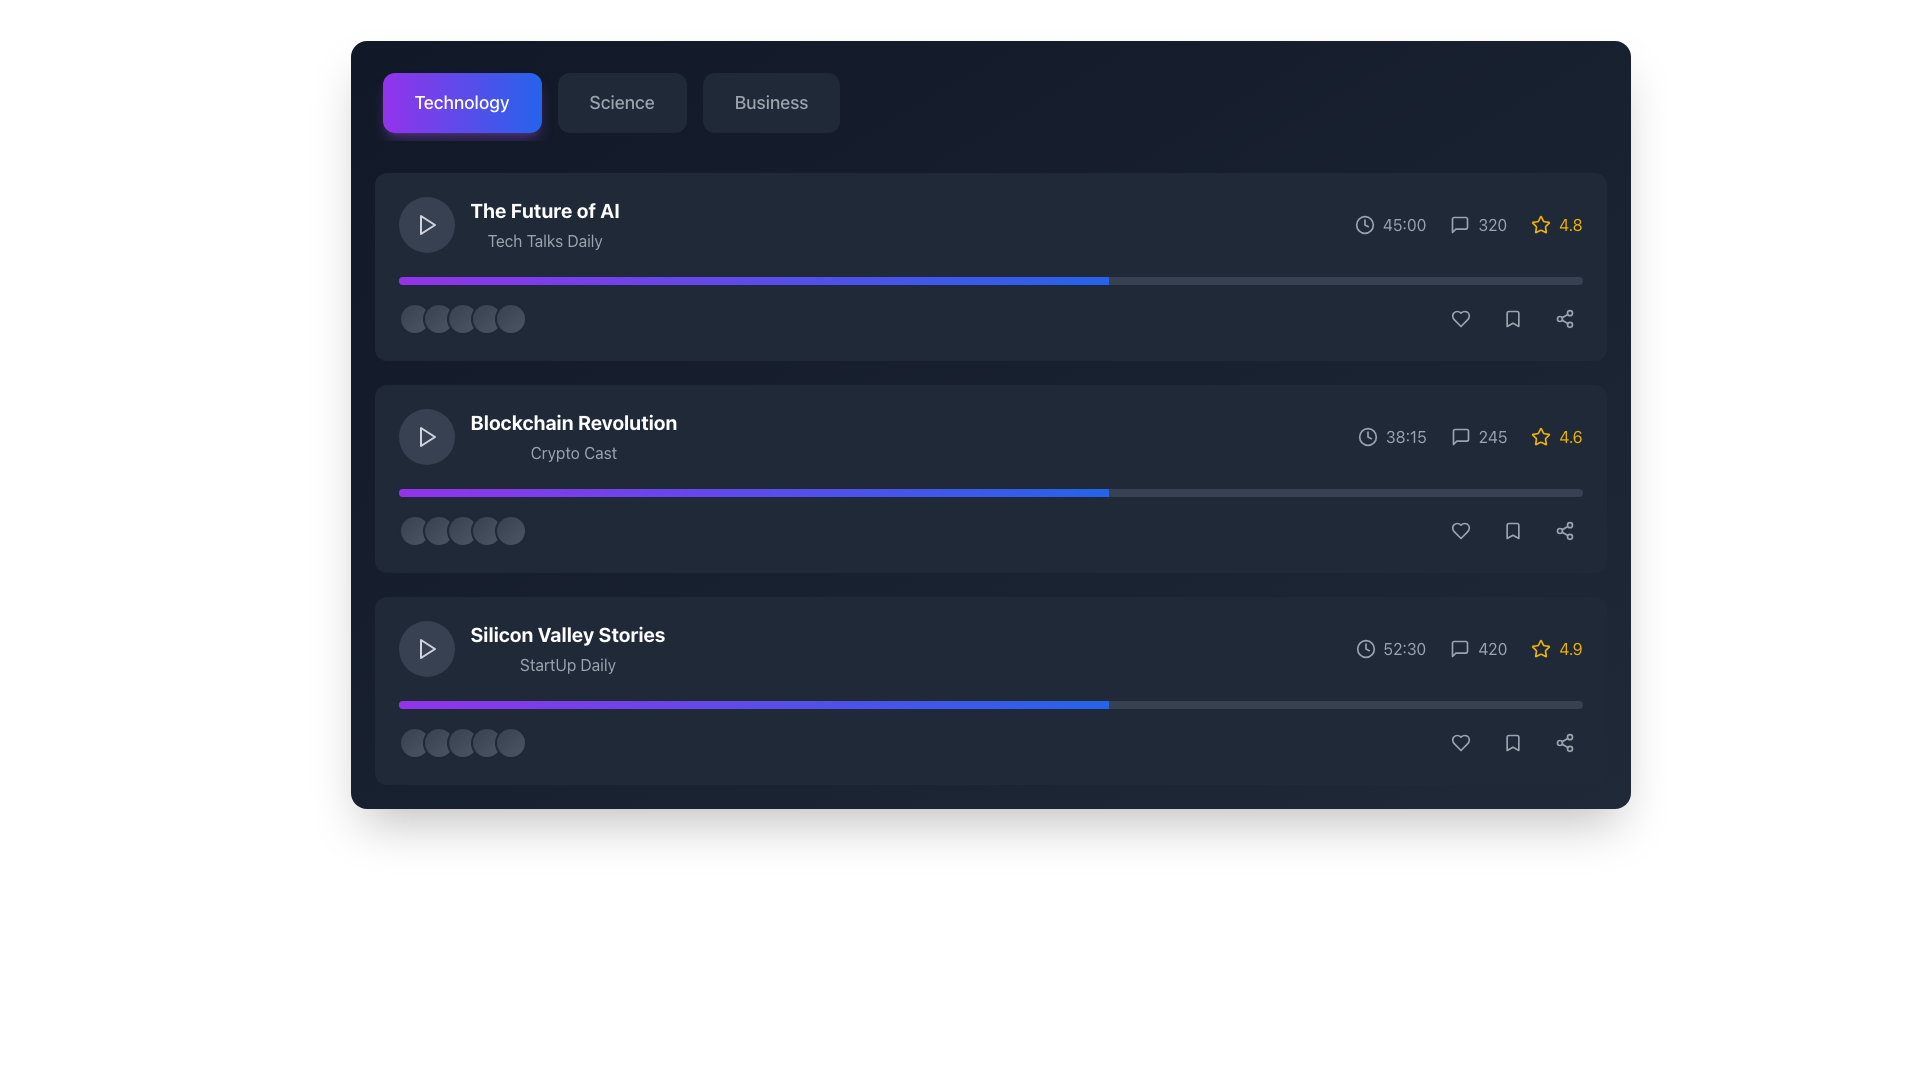  I want to click on the star-shaped rating icon outlined in yellow, which is located at the mid-right part of the second content card, to interact with it, so click(1540, 435).